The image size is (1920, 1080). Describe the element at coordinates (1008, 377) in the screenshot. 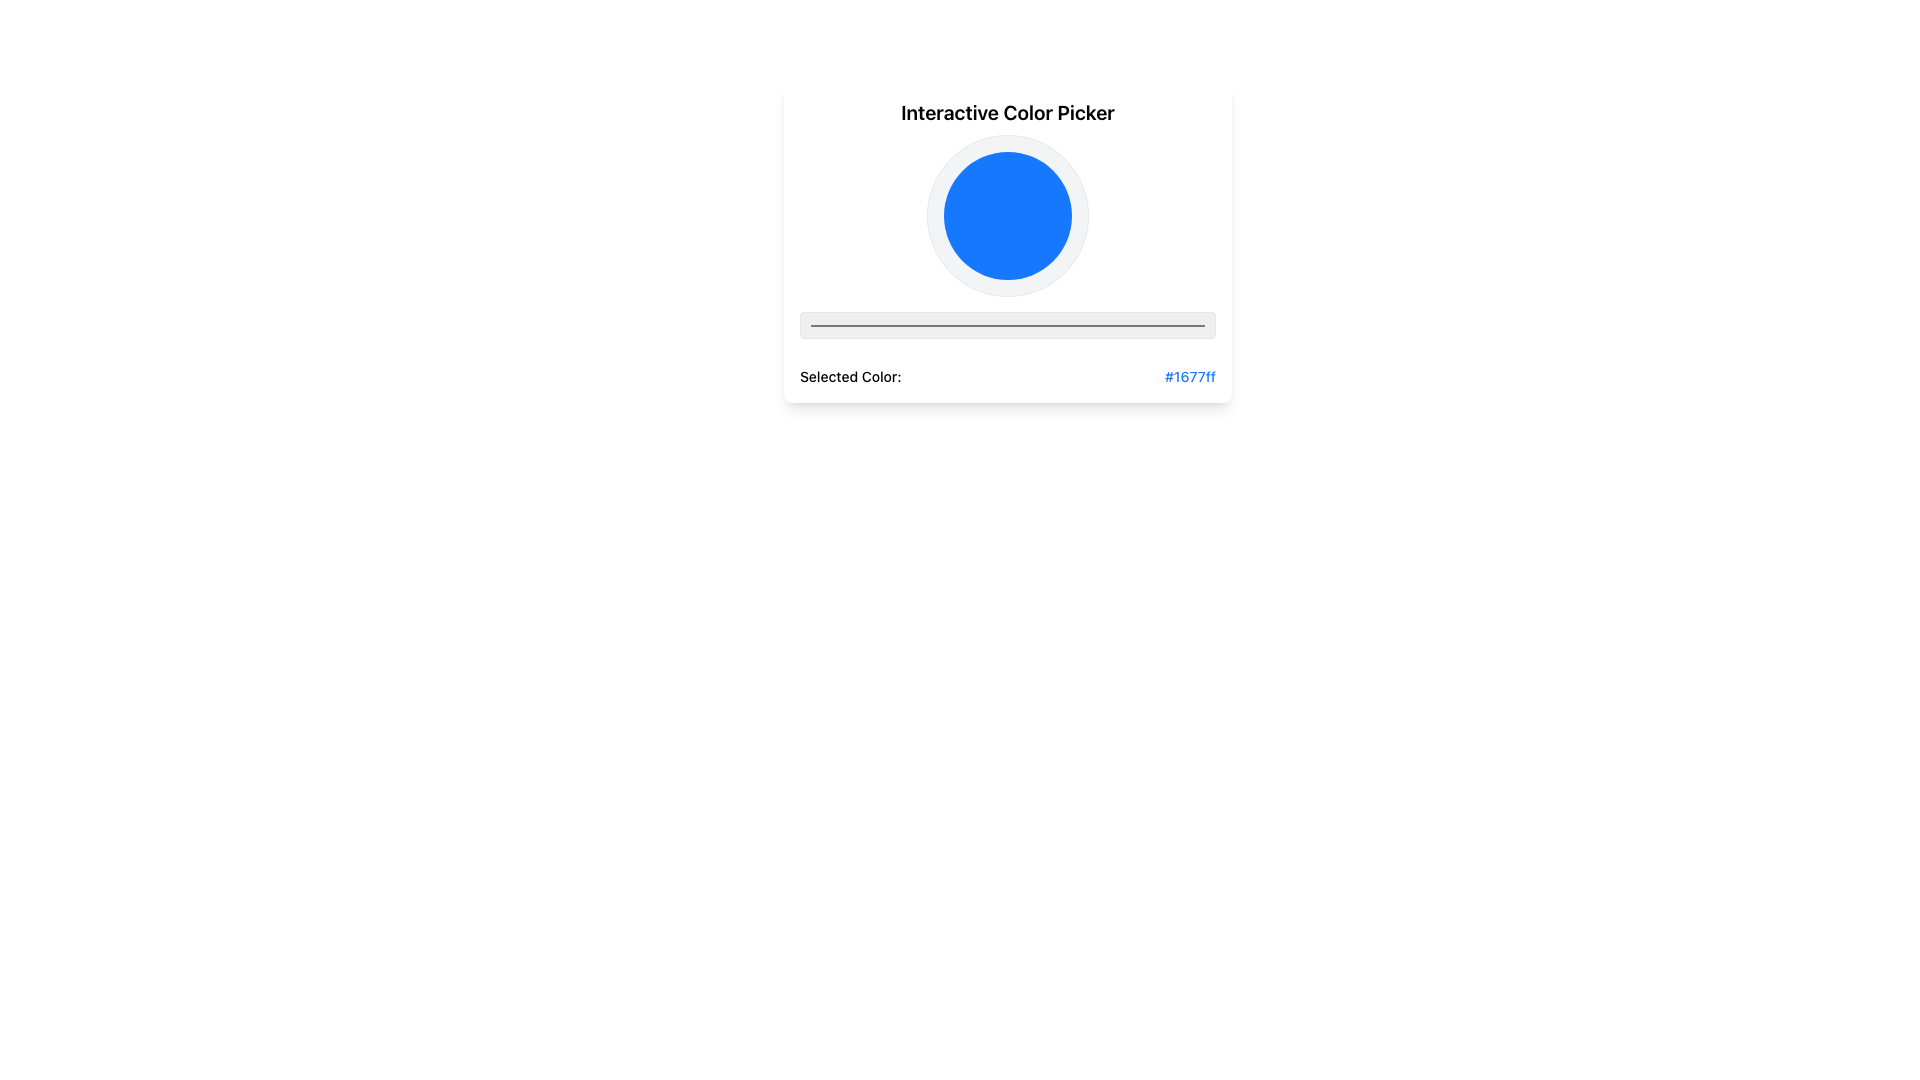

I see `the displayed text of the Text label that shows the currently selected color and its RGB value, located at the bottom of the color picker card` at that location.